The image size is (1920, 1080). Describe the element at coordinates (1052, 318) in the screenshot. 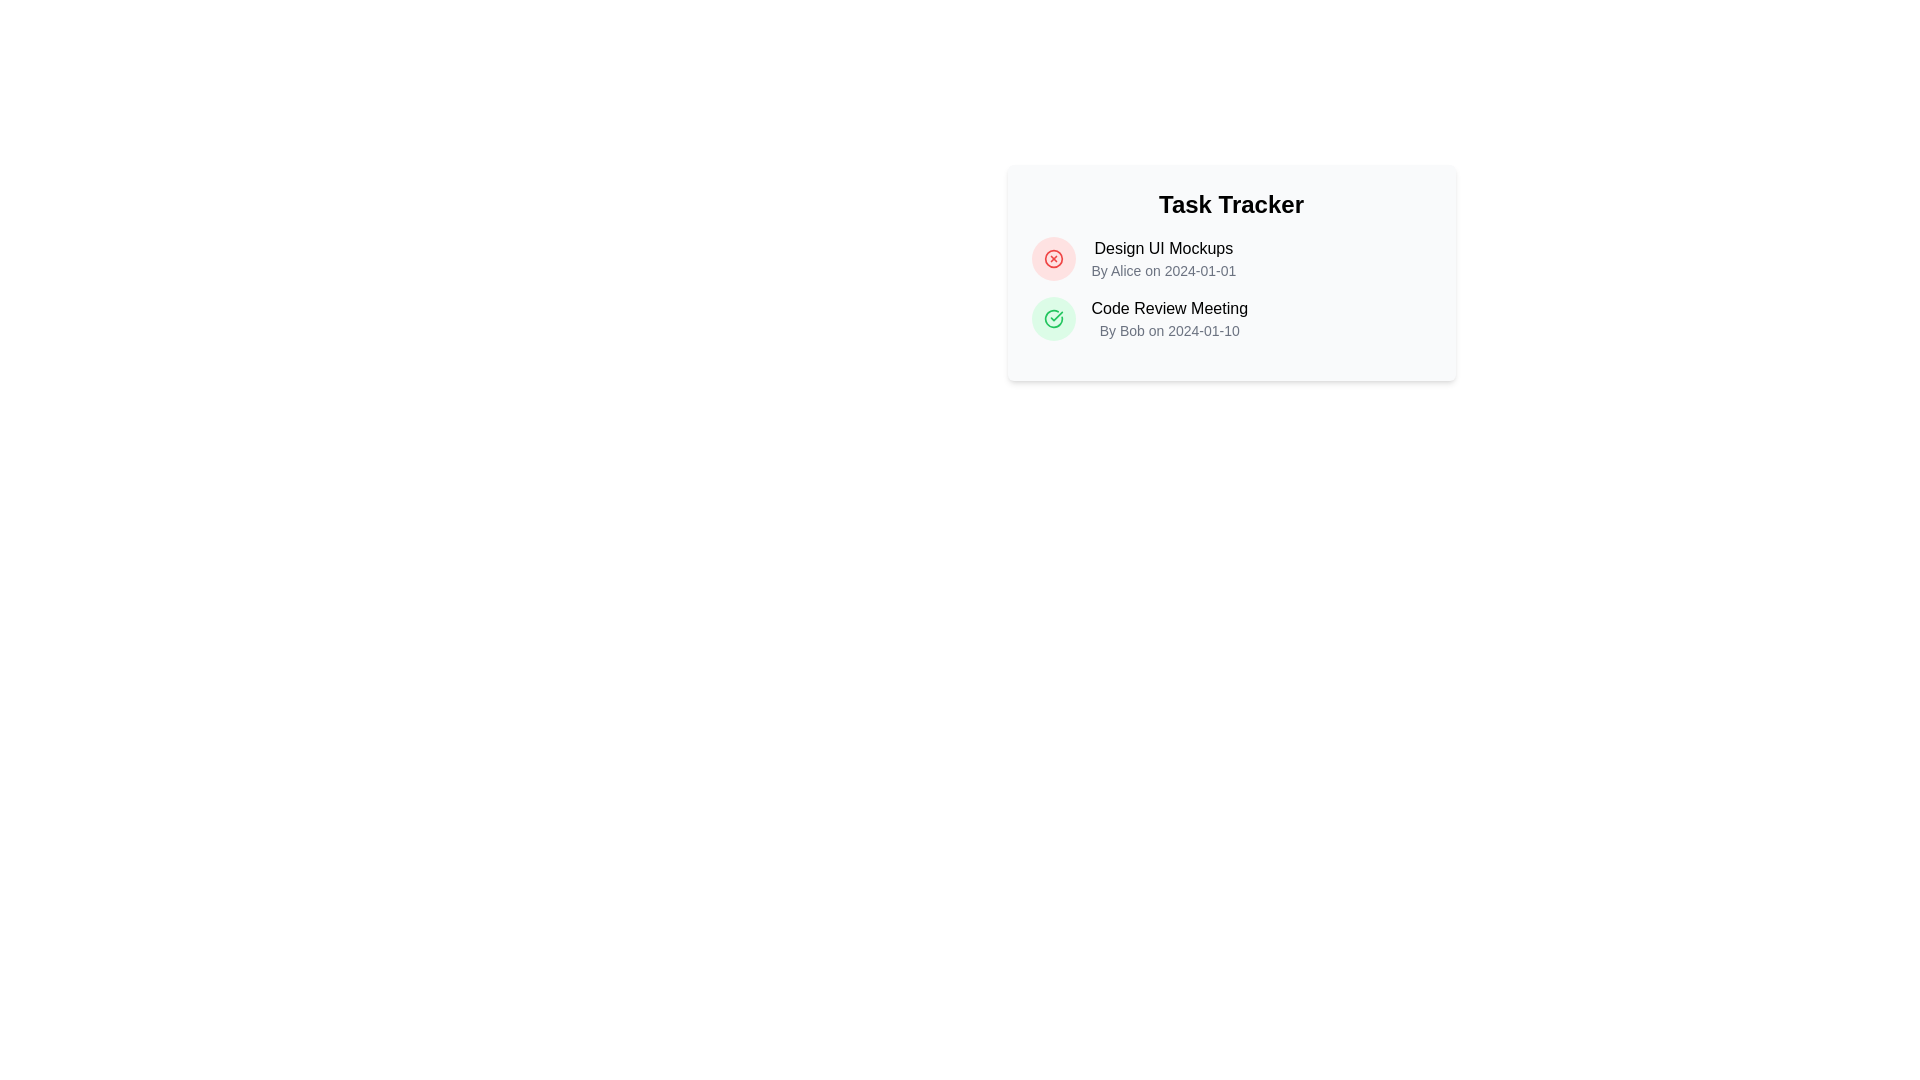

I see `the second circular icon in the vertical list of tasks, located near the text 'Code Review Meeting', which serves as a status indicator for task completion or approval` at that location.